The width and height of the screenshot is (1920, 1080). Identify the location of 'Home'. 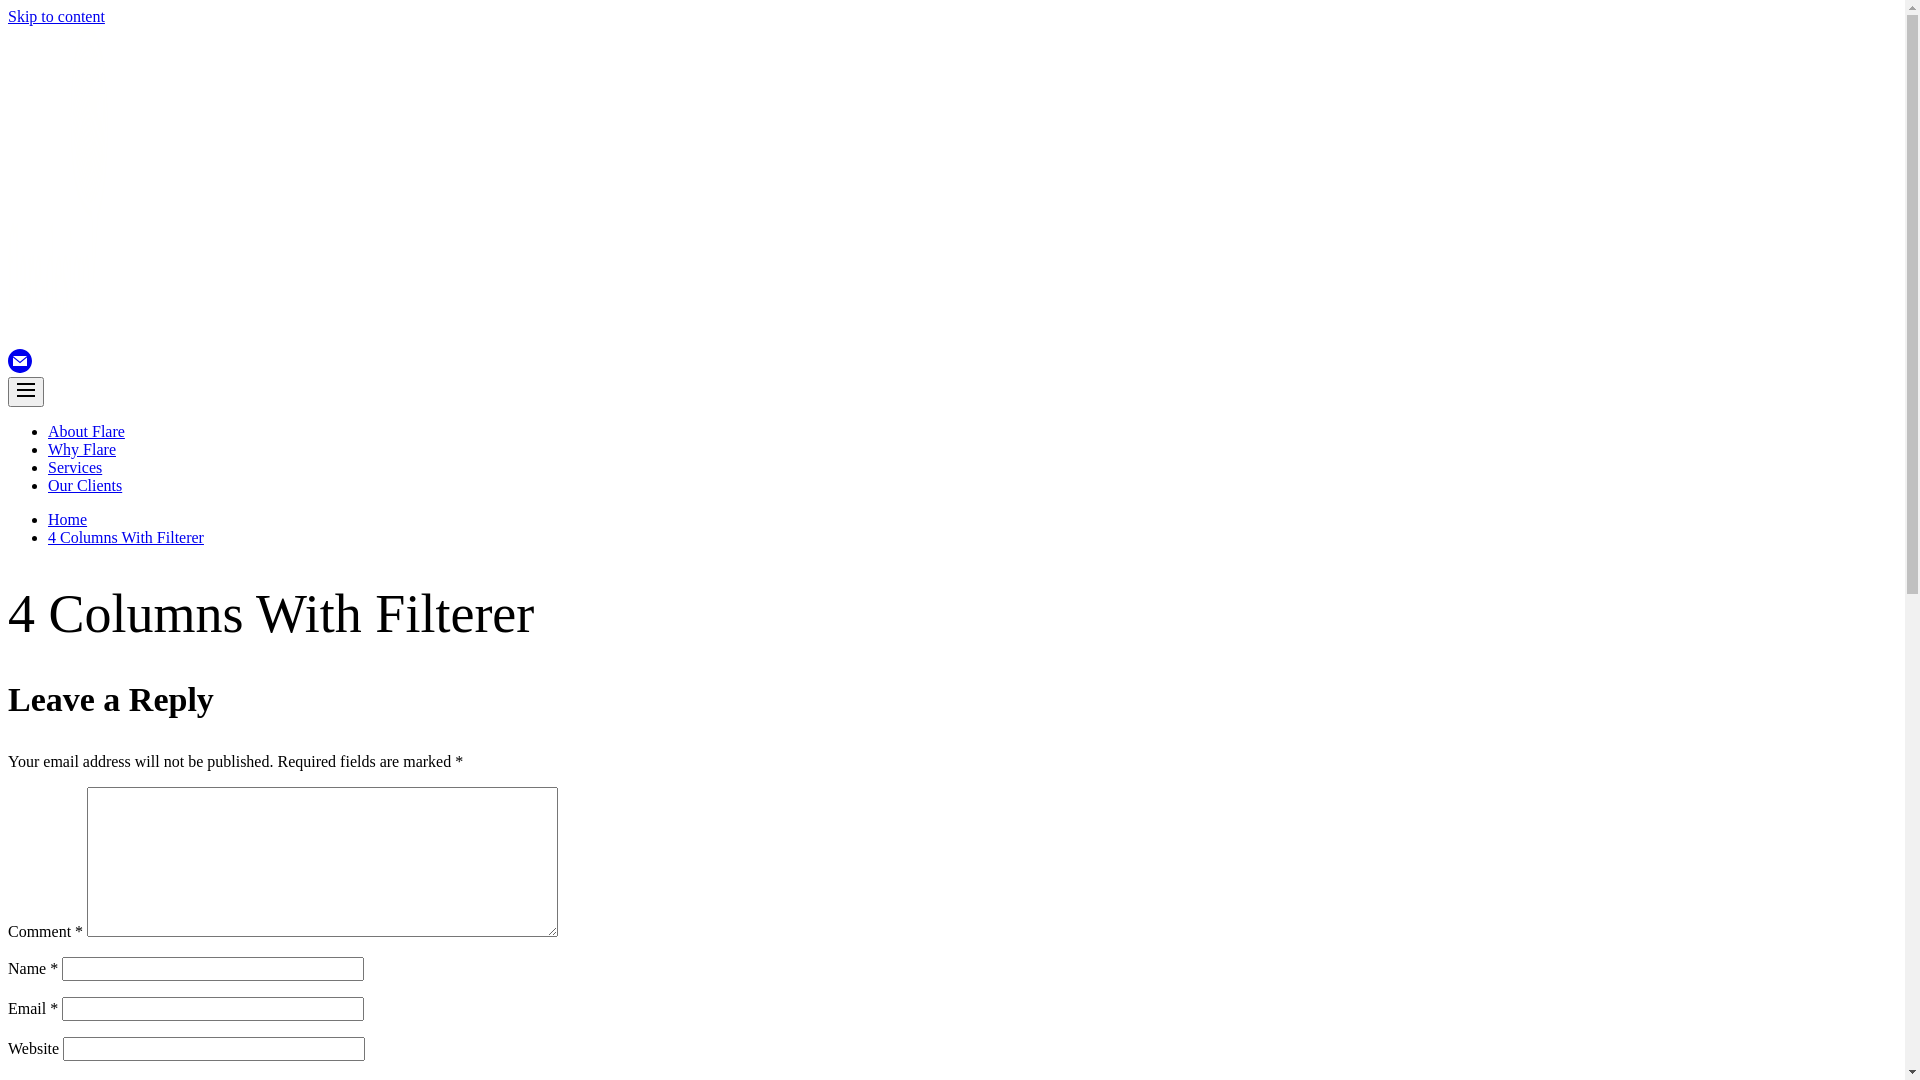
(48, 518).